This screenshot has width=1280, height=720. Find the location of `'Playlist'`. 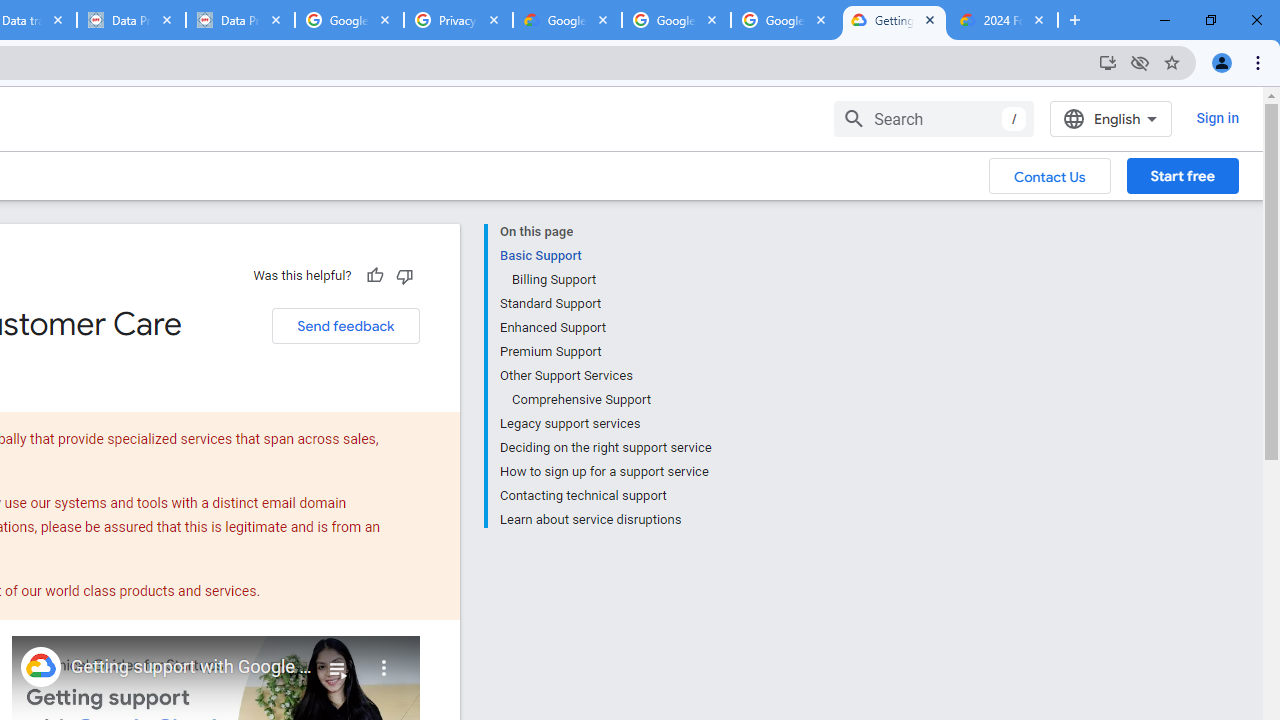

'Playlist' is located at coordinates (337, 660).